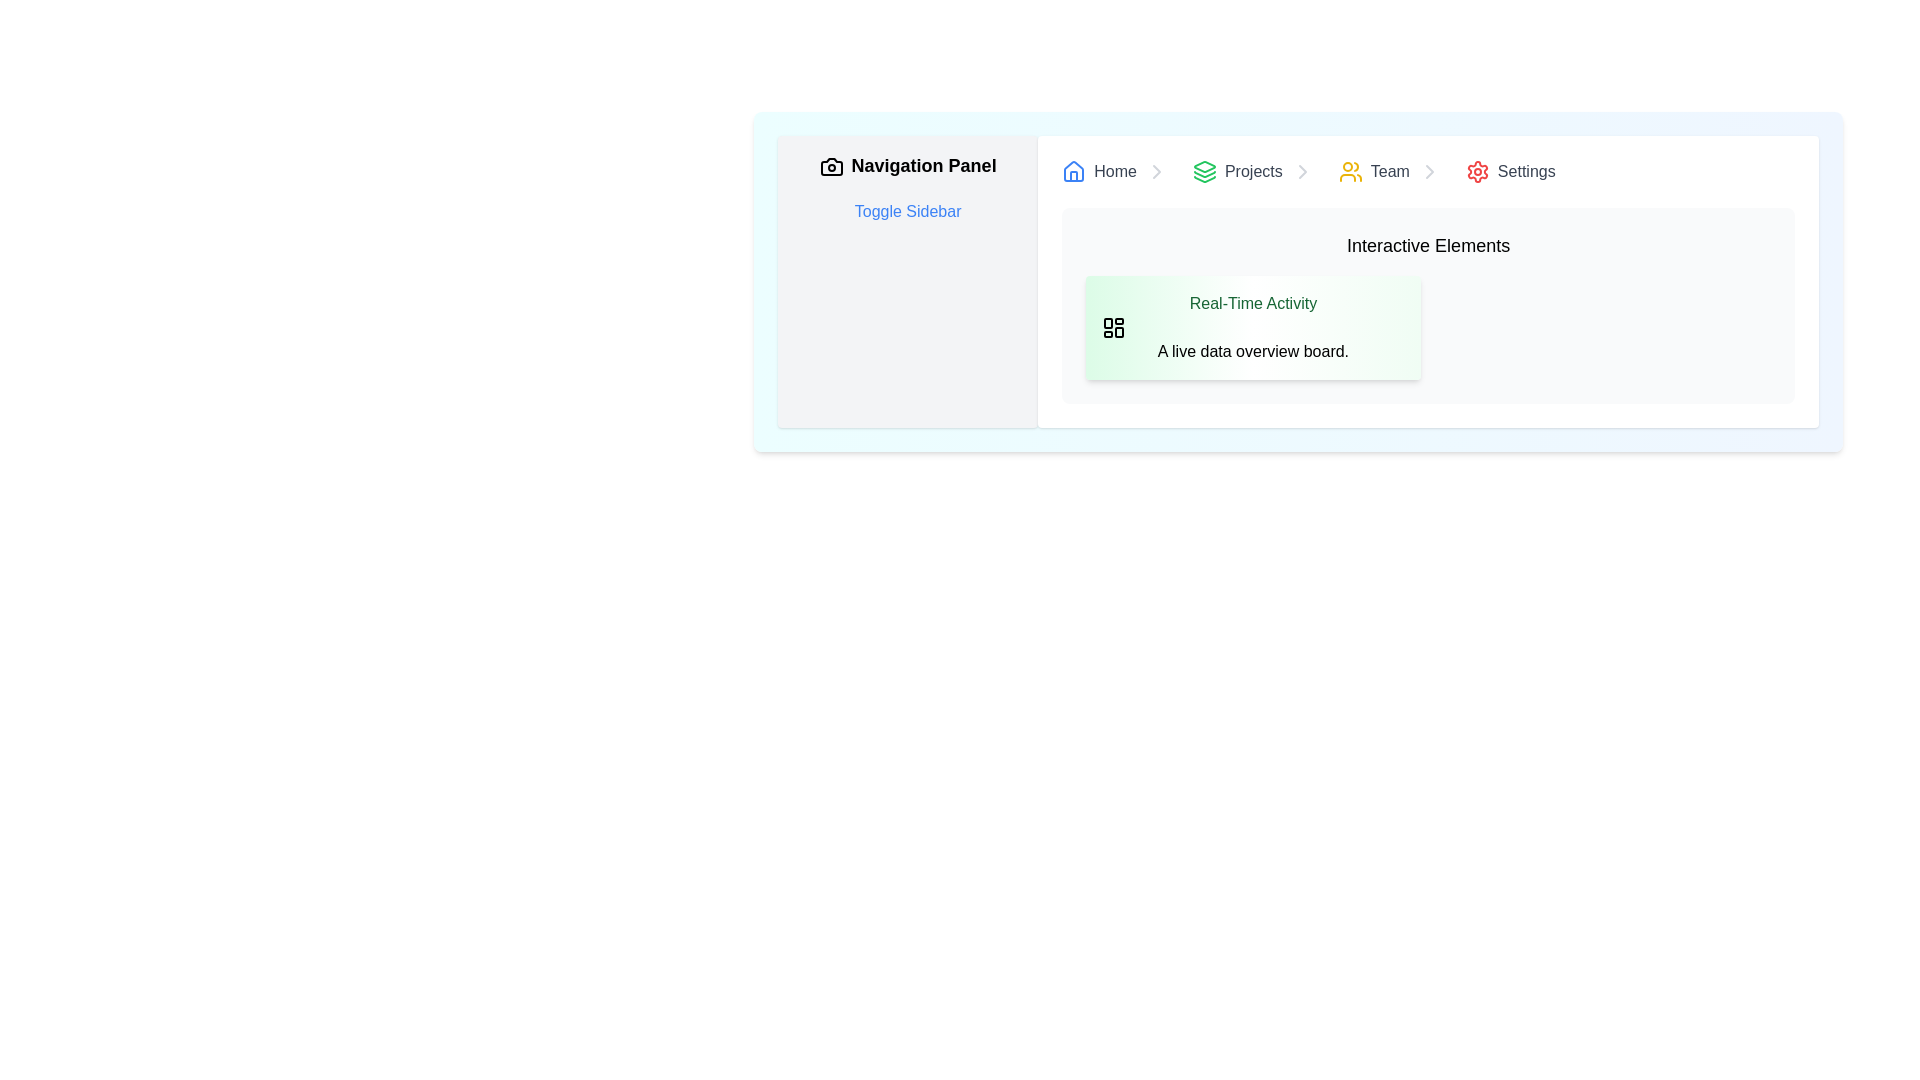 This screenshot has width=1920, height=1080. What do you see at coordinates (1113, 326) in the screenshot?
I see `the icon located at the top-left corner of the 'Real-Time Activity' card within the 'Interactive Elements' section` at bounding box center [1113, 326].